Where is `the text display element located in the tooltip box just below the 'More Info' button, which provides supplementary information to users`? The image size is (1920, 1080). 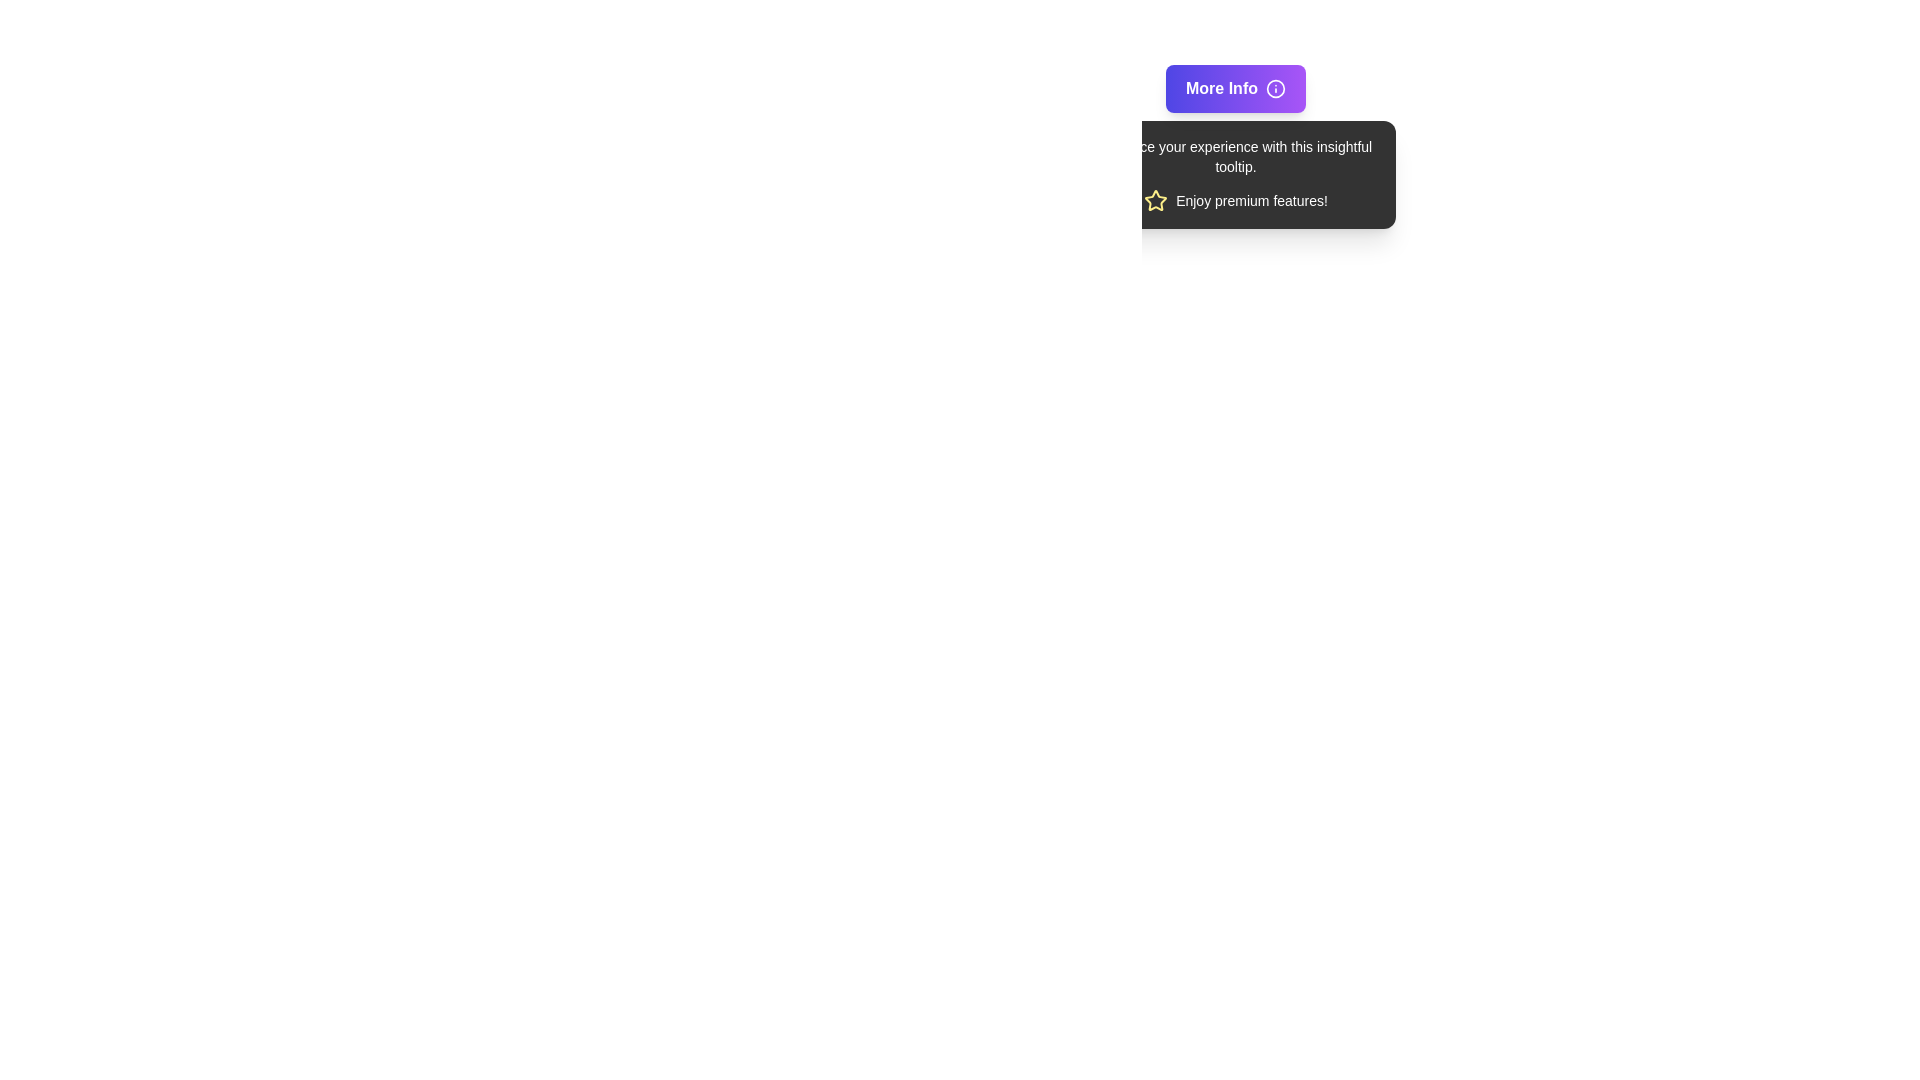 the text display element located in the tooltip box just below the 'More Info' button, which provides supplementary information to users is located at coordinates (1235, 156).